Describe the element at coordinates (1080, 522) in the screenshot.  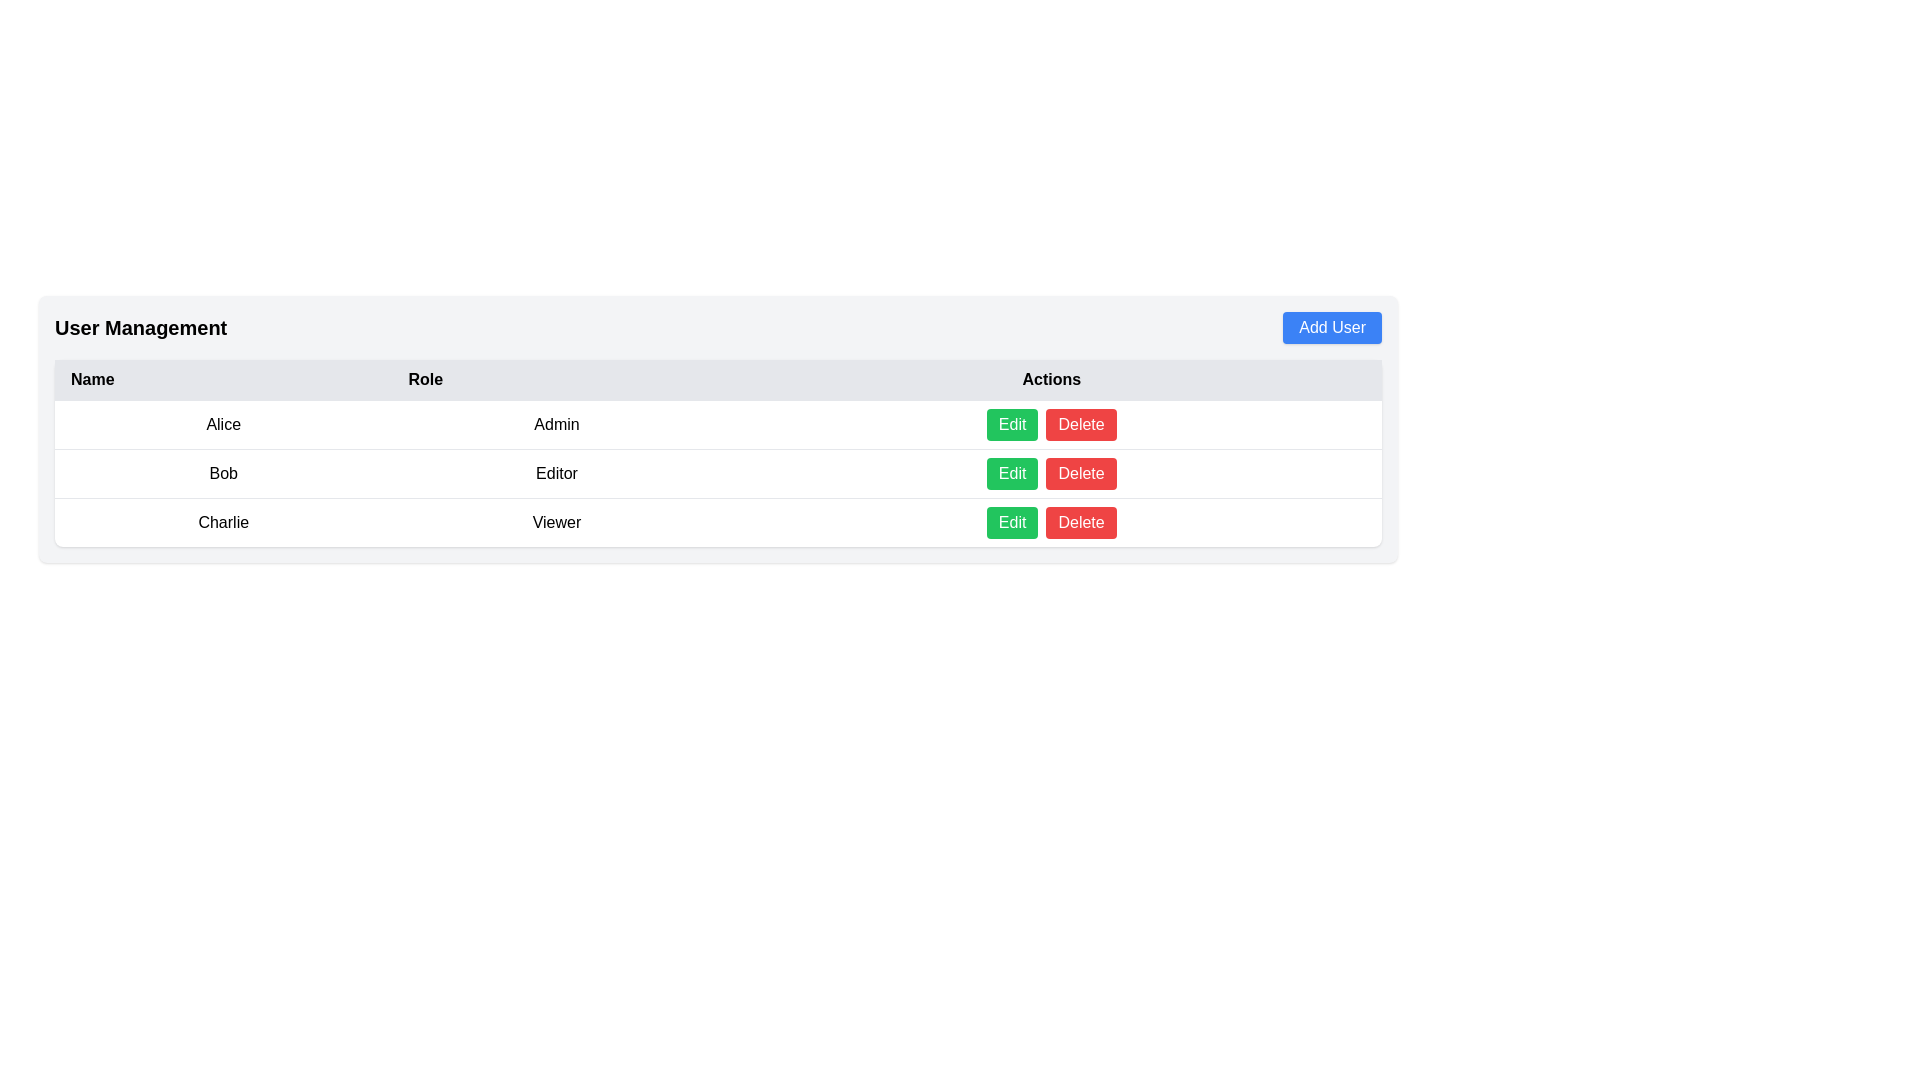
I see `the red 'Delete' button with white text, positioned to the right of the 'Edit' button in the user management table's second row, to observe hover effects` at that location.